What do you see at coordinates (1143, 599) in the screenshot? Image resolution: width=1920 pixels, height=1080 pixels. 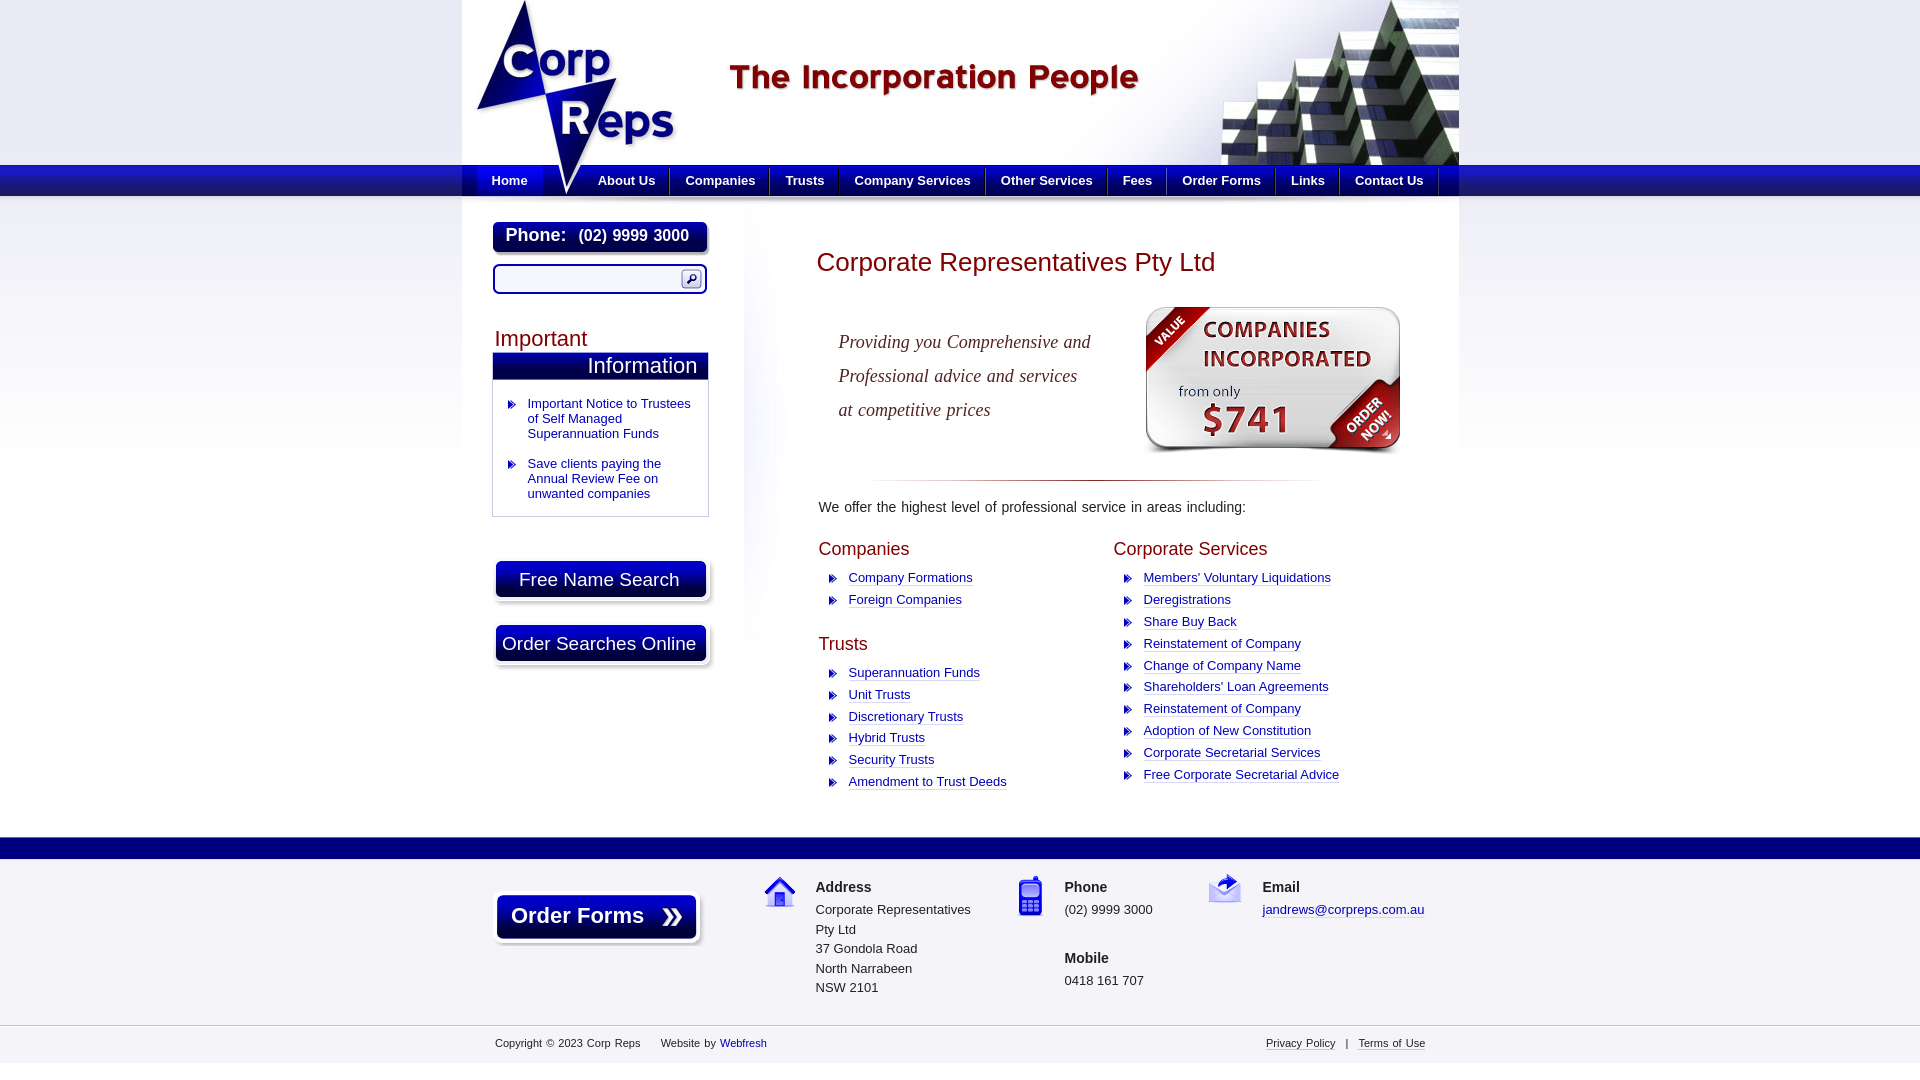 I see `'Deregistrations'` at bounding box center [1143, 599].